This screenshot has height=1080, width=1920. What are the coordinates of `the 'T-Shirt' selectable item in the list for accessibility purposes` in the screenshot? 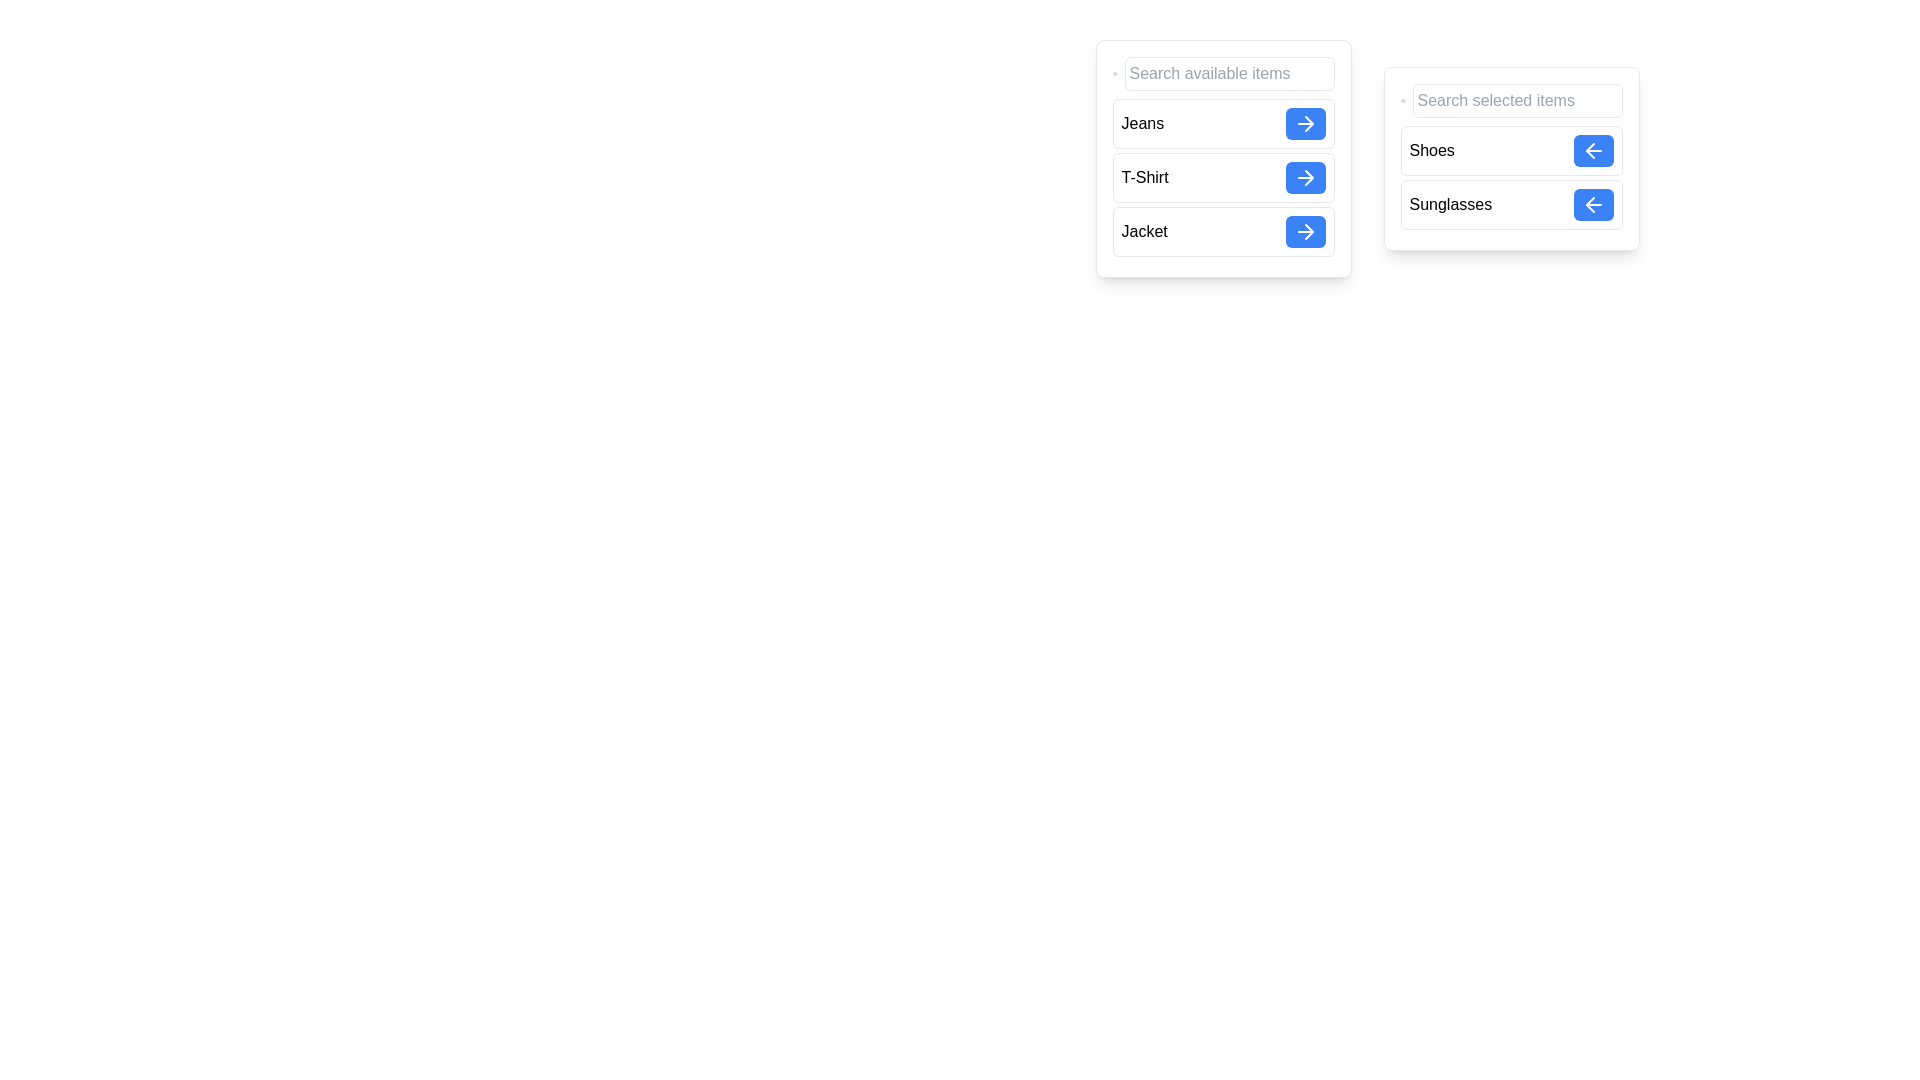 It's located at (1222, 176).